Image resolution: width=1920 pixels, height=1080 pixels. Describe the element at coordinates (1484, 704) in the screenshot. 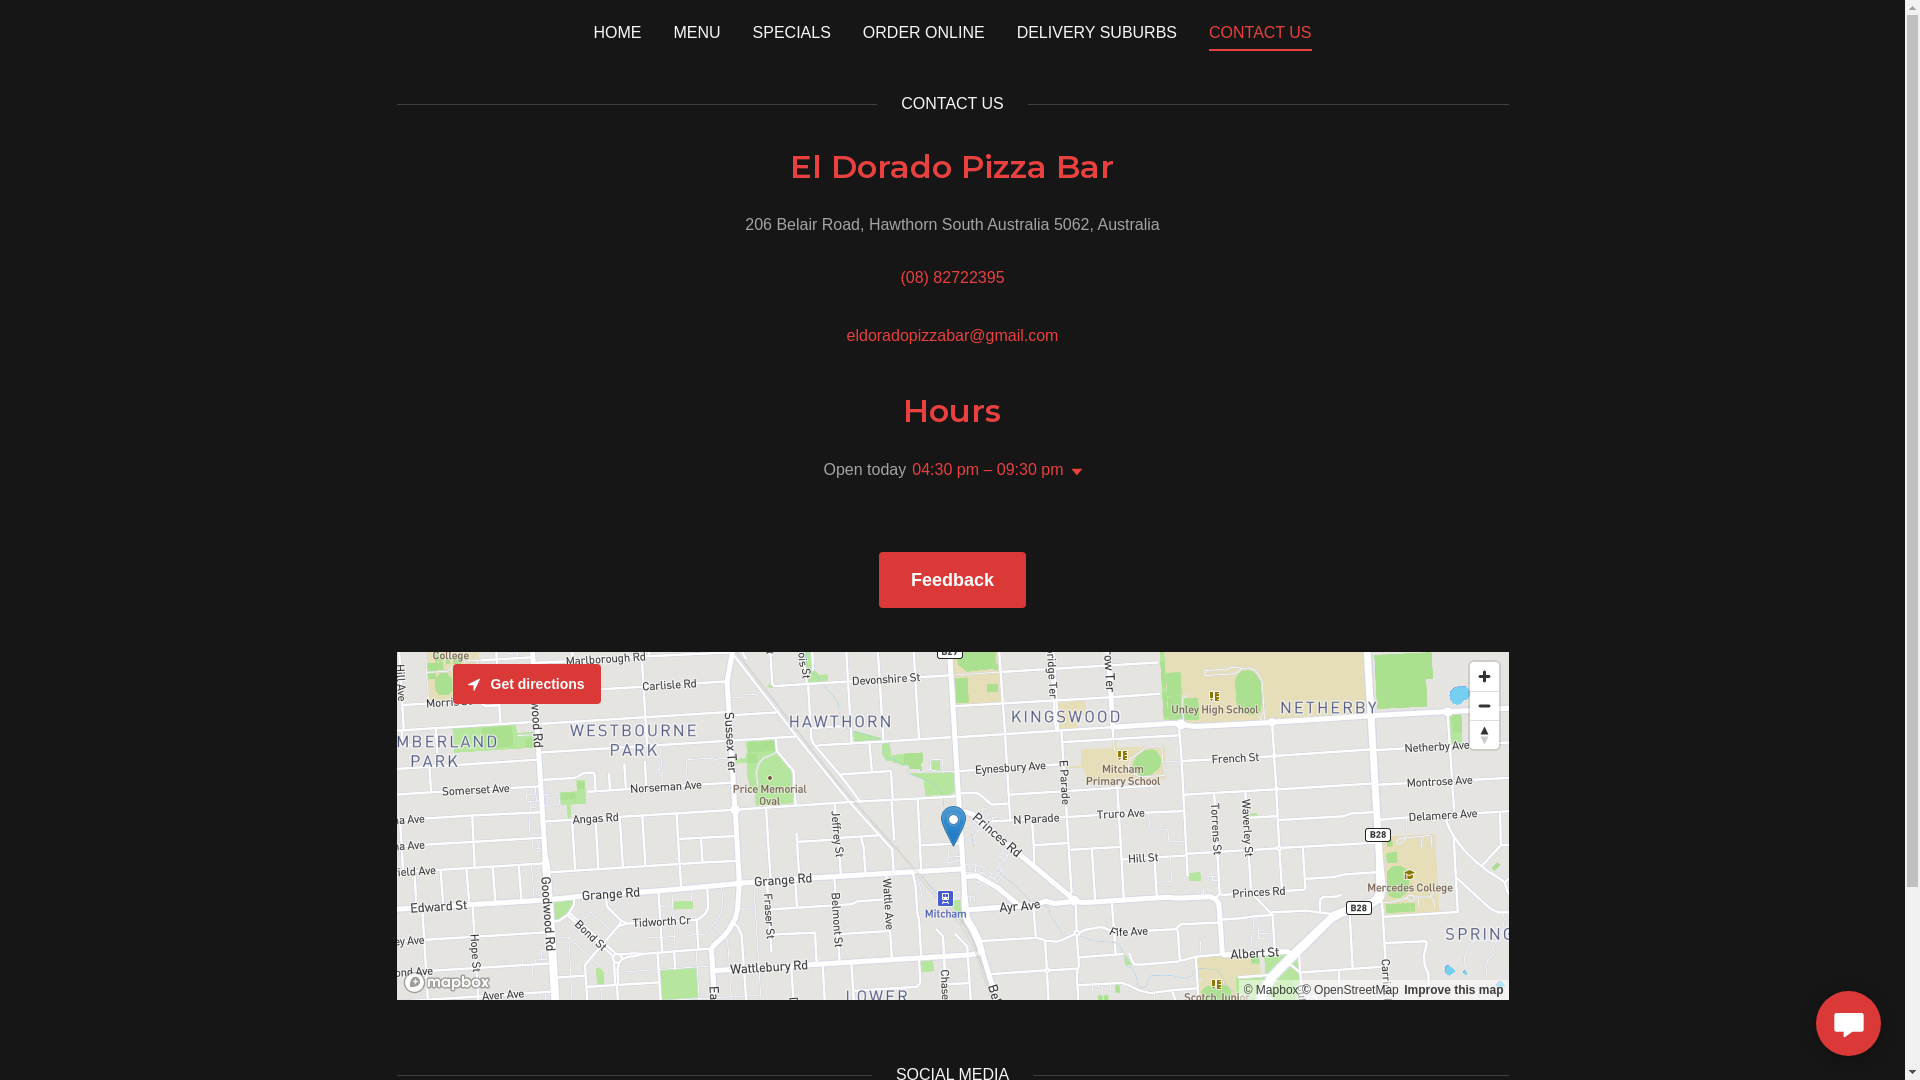

I see `'Zoom out'` at that location.